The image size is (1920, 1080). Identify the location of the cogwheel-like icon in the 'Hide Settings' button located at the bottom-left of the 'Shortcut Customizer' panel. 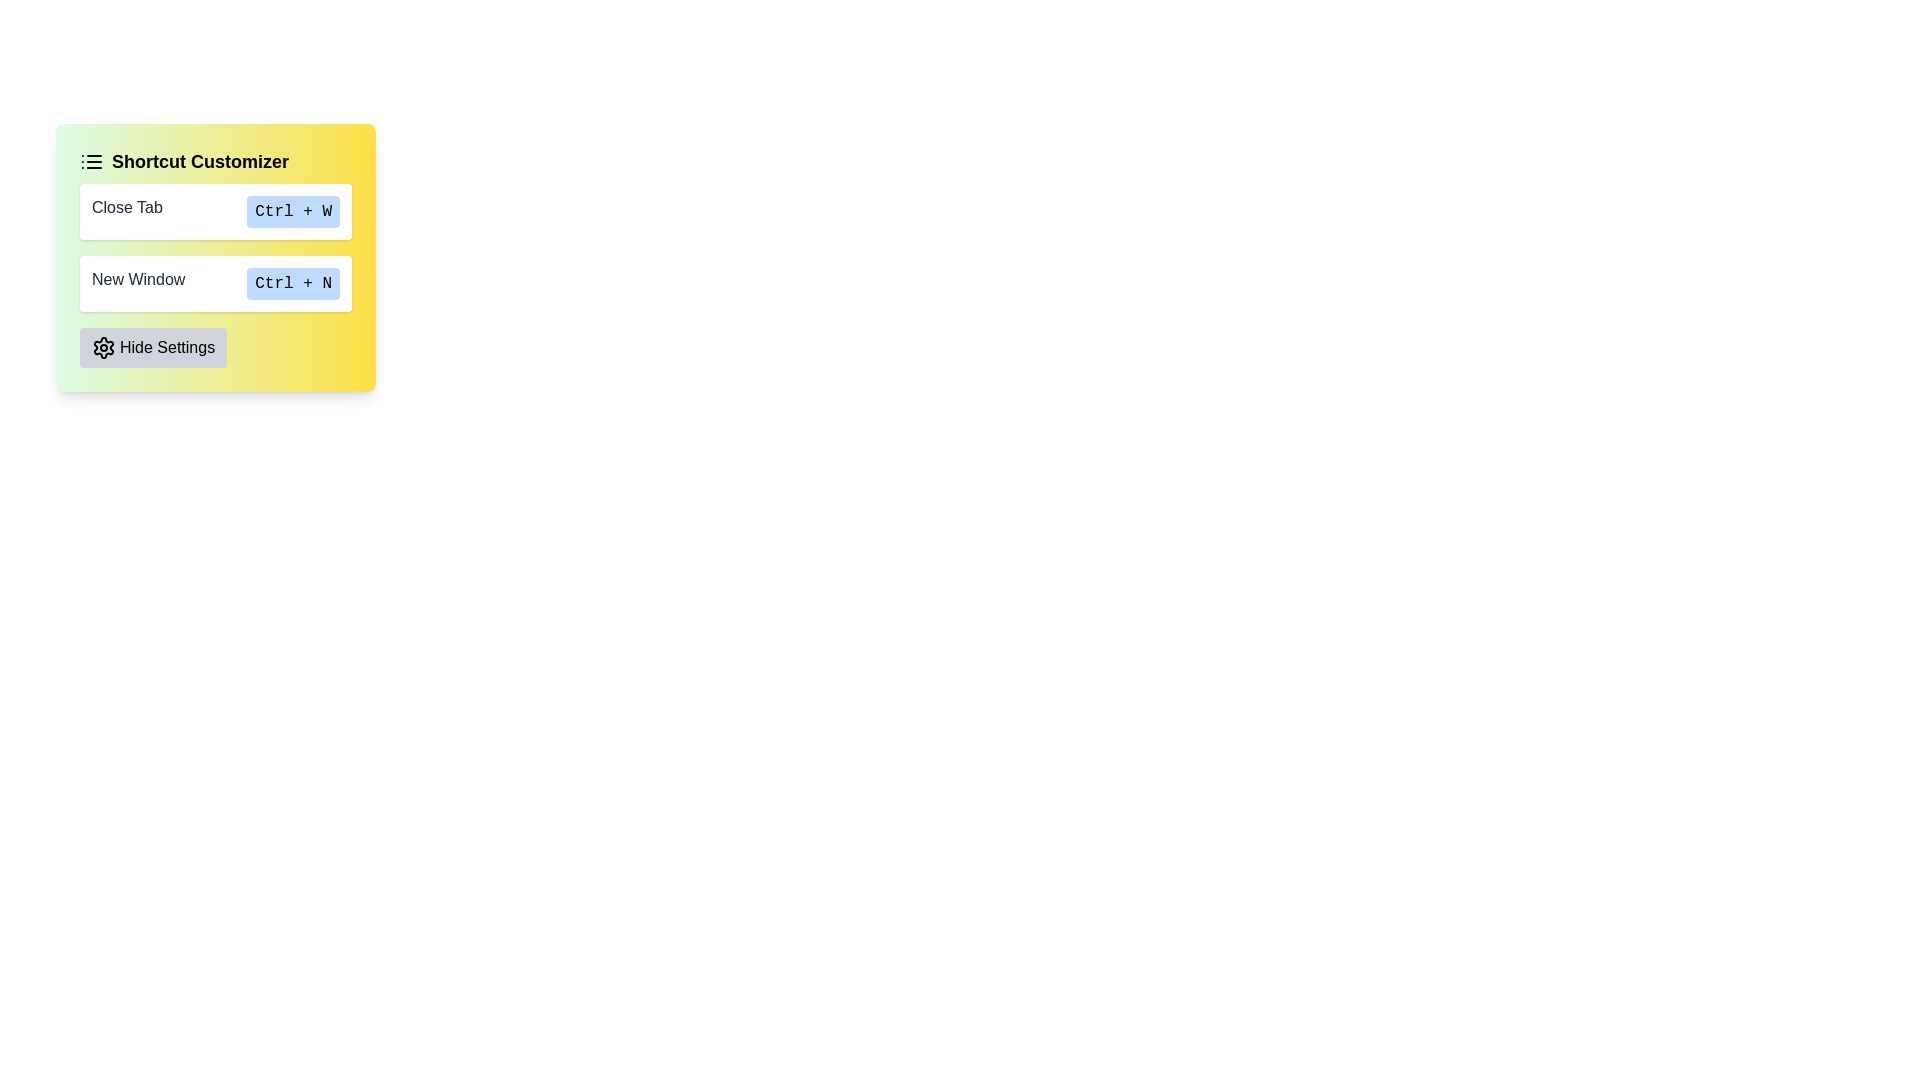
(103, 346).